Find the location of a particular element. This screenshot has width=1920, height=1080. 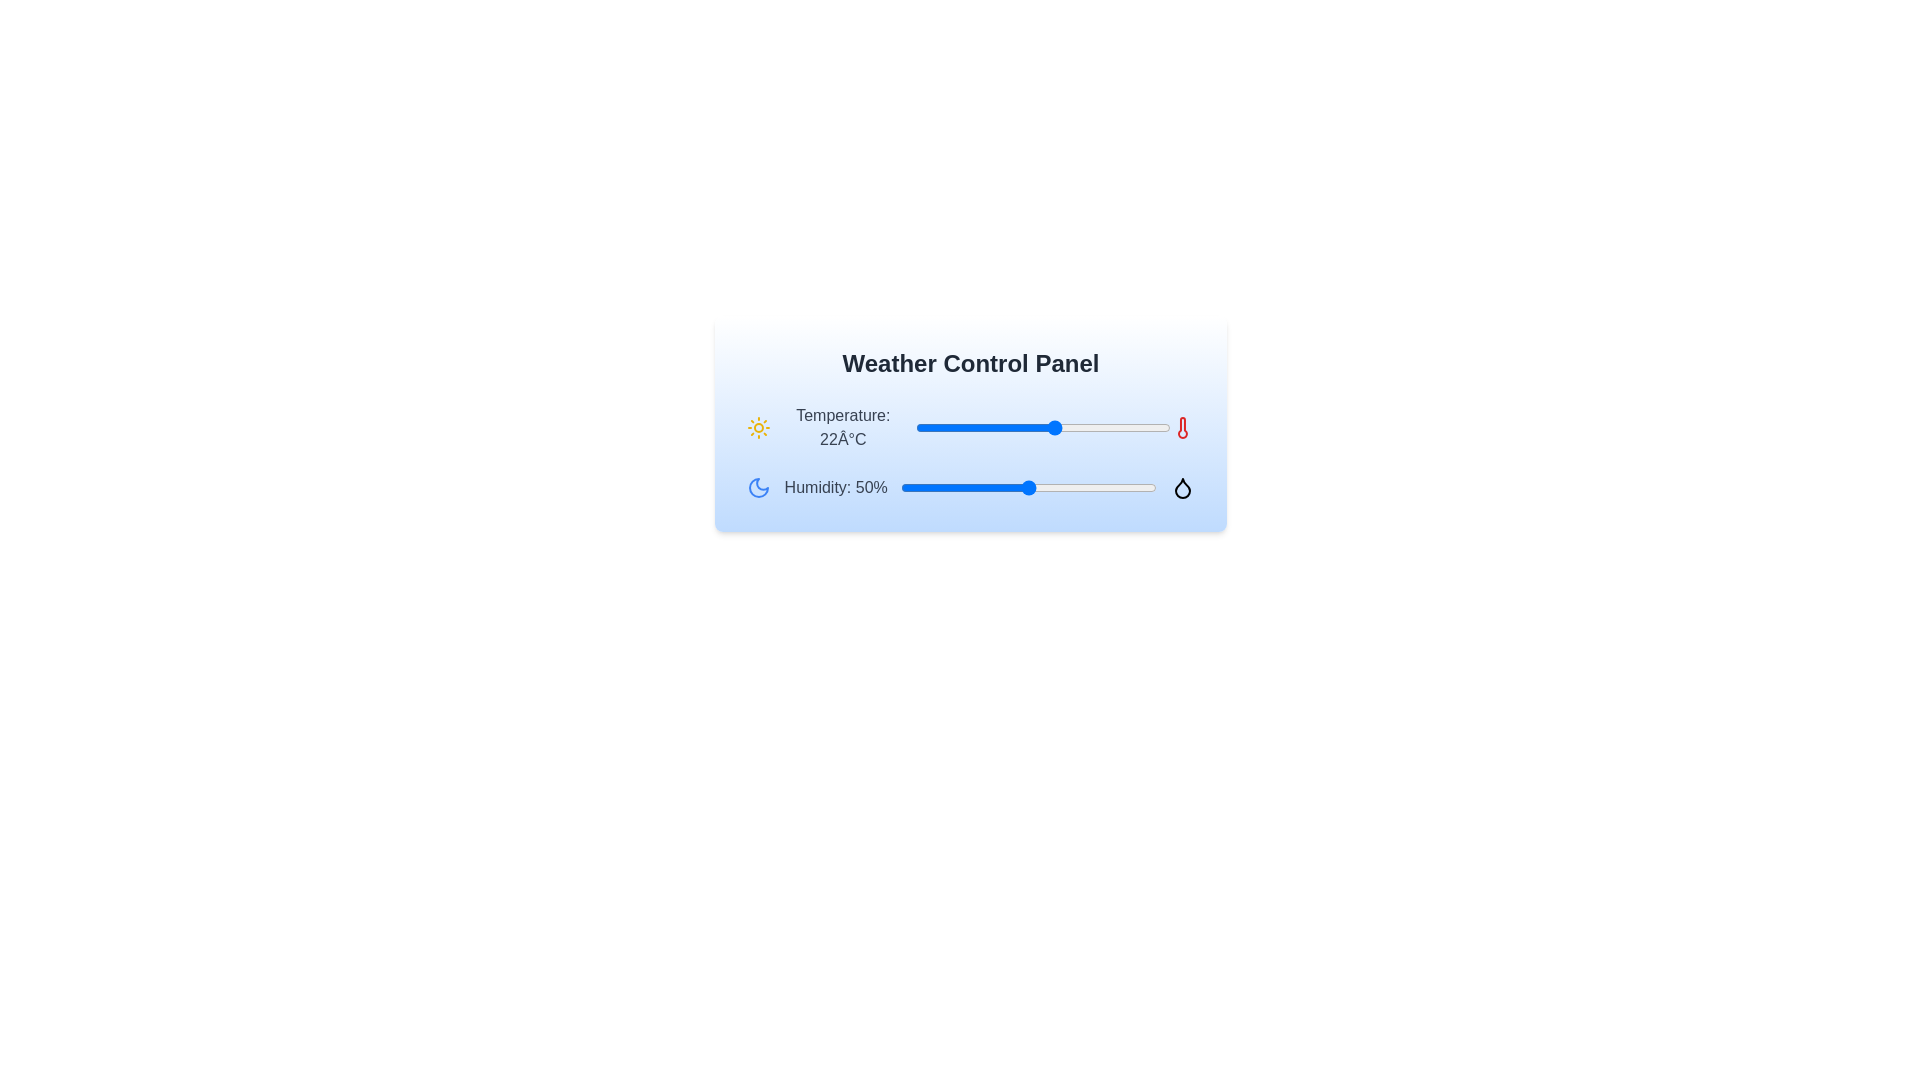

the humidity slider to set the humidity to 46% is located at coordinates (1019, 488).